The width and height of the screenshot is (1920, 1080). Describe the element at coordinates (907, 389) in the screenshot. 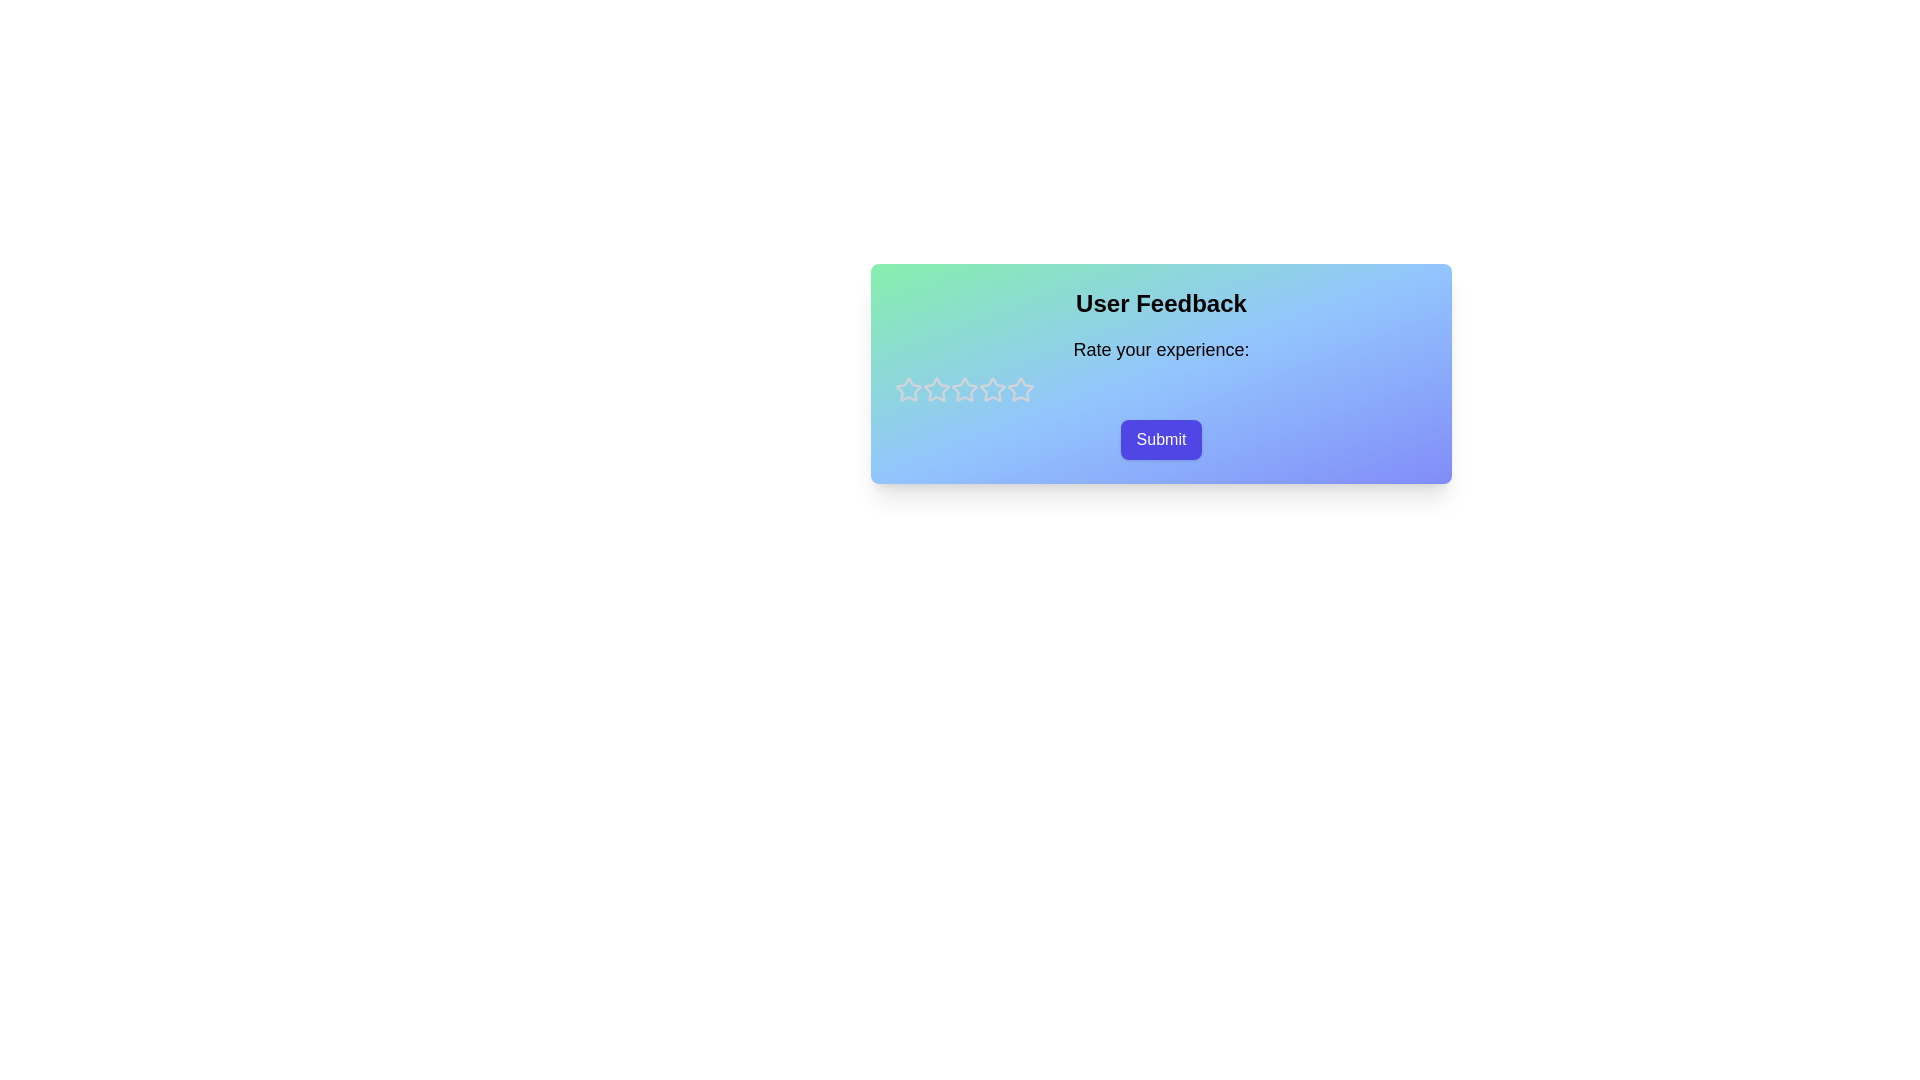

I see `the first star icon in the rating widget` at that location.